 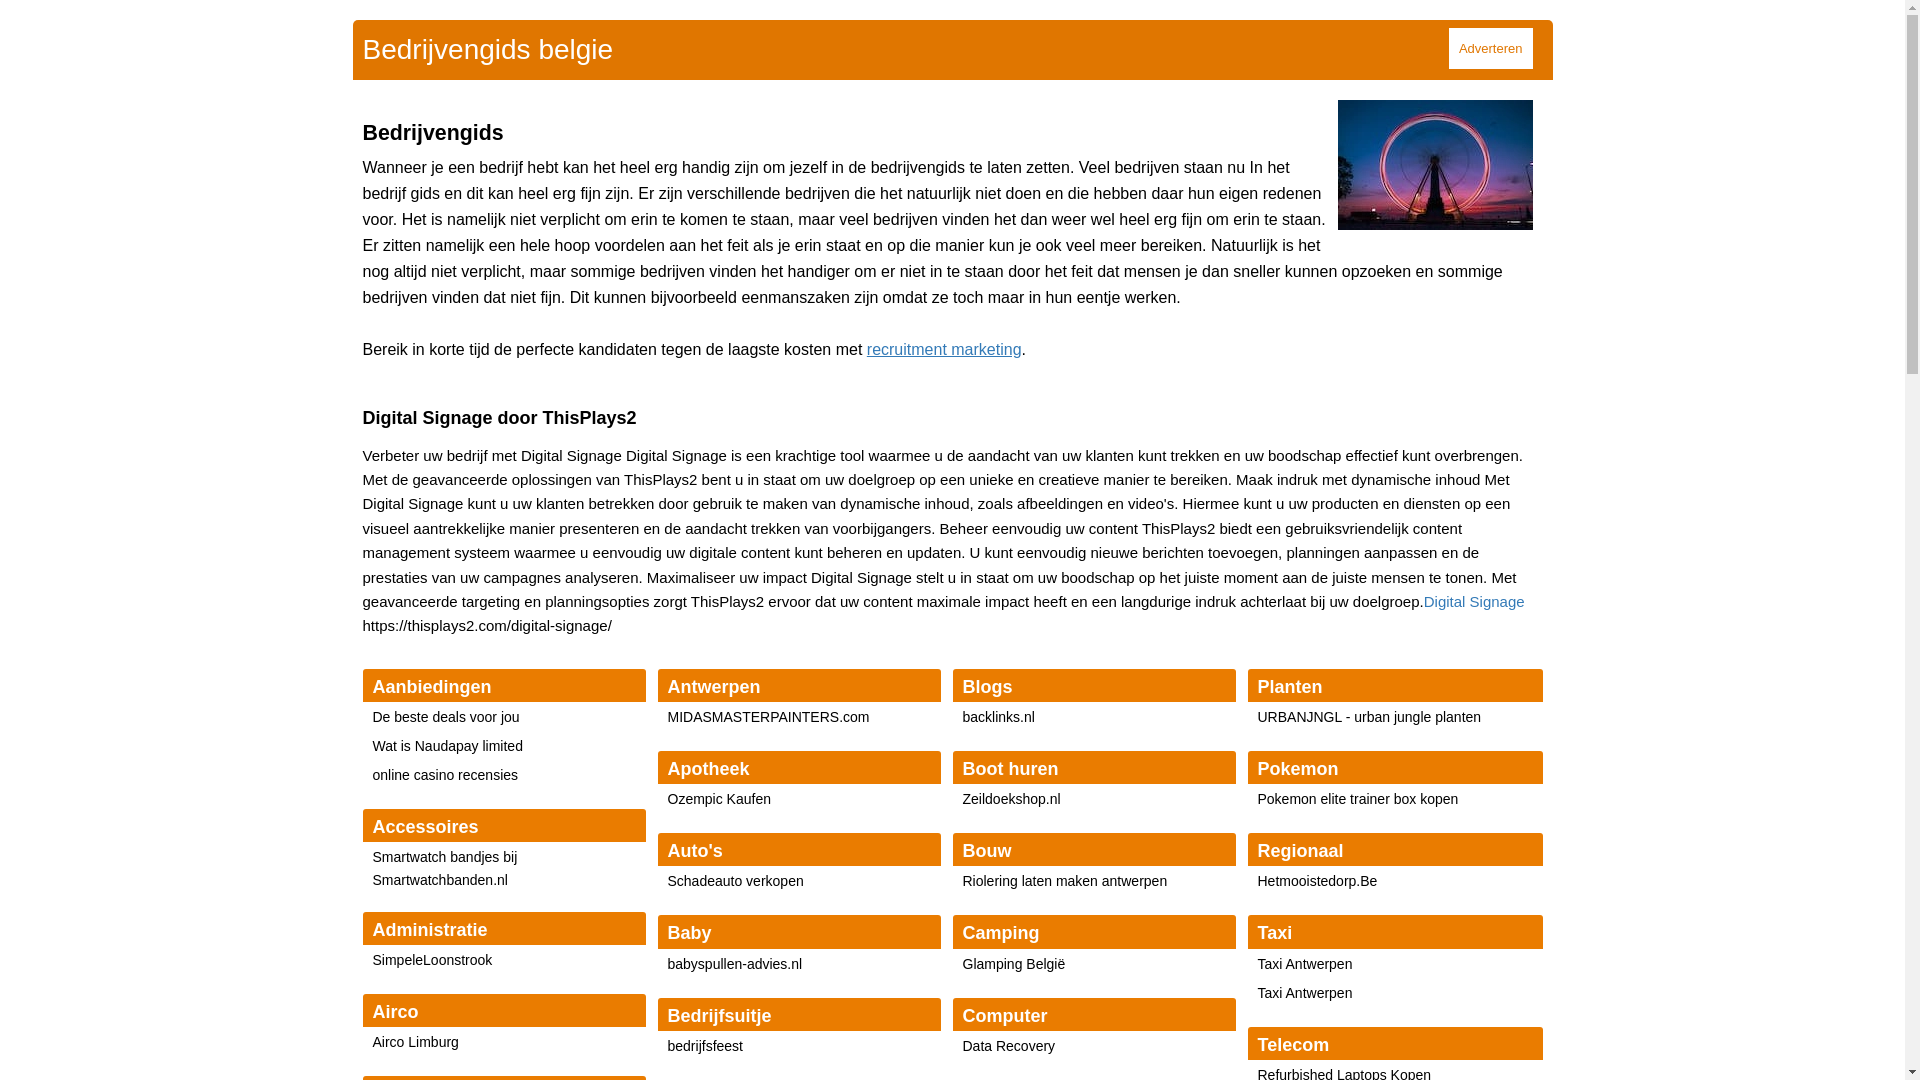 What do you see at coordinates (444, 774) in the screenshot?
I see `'online casino recensies'` at bounding box center [444, 774].